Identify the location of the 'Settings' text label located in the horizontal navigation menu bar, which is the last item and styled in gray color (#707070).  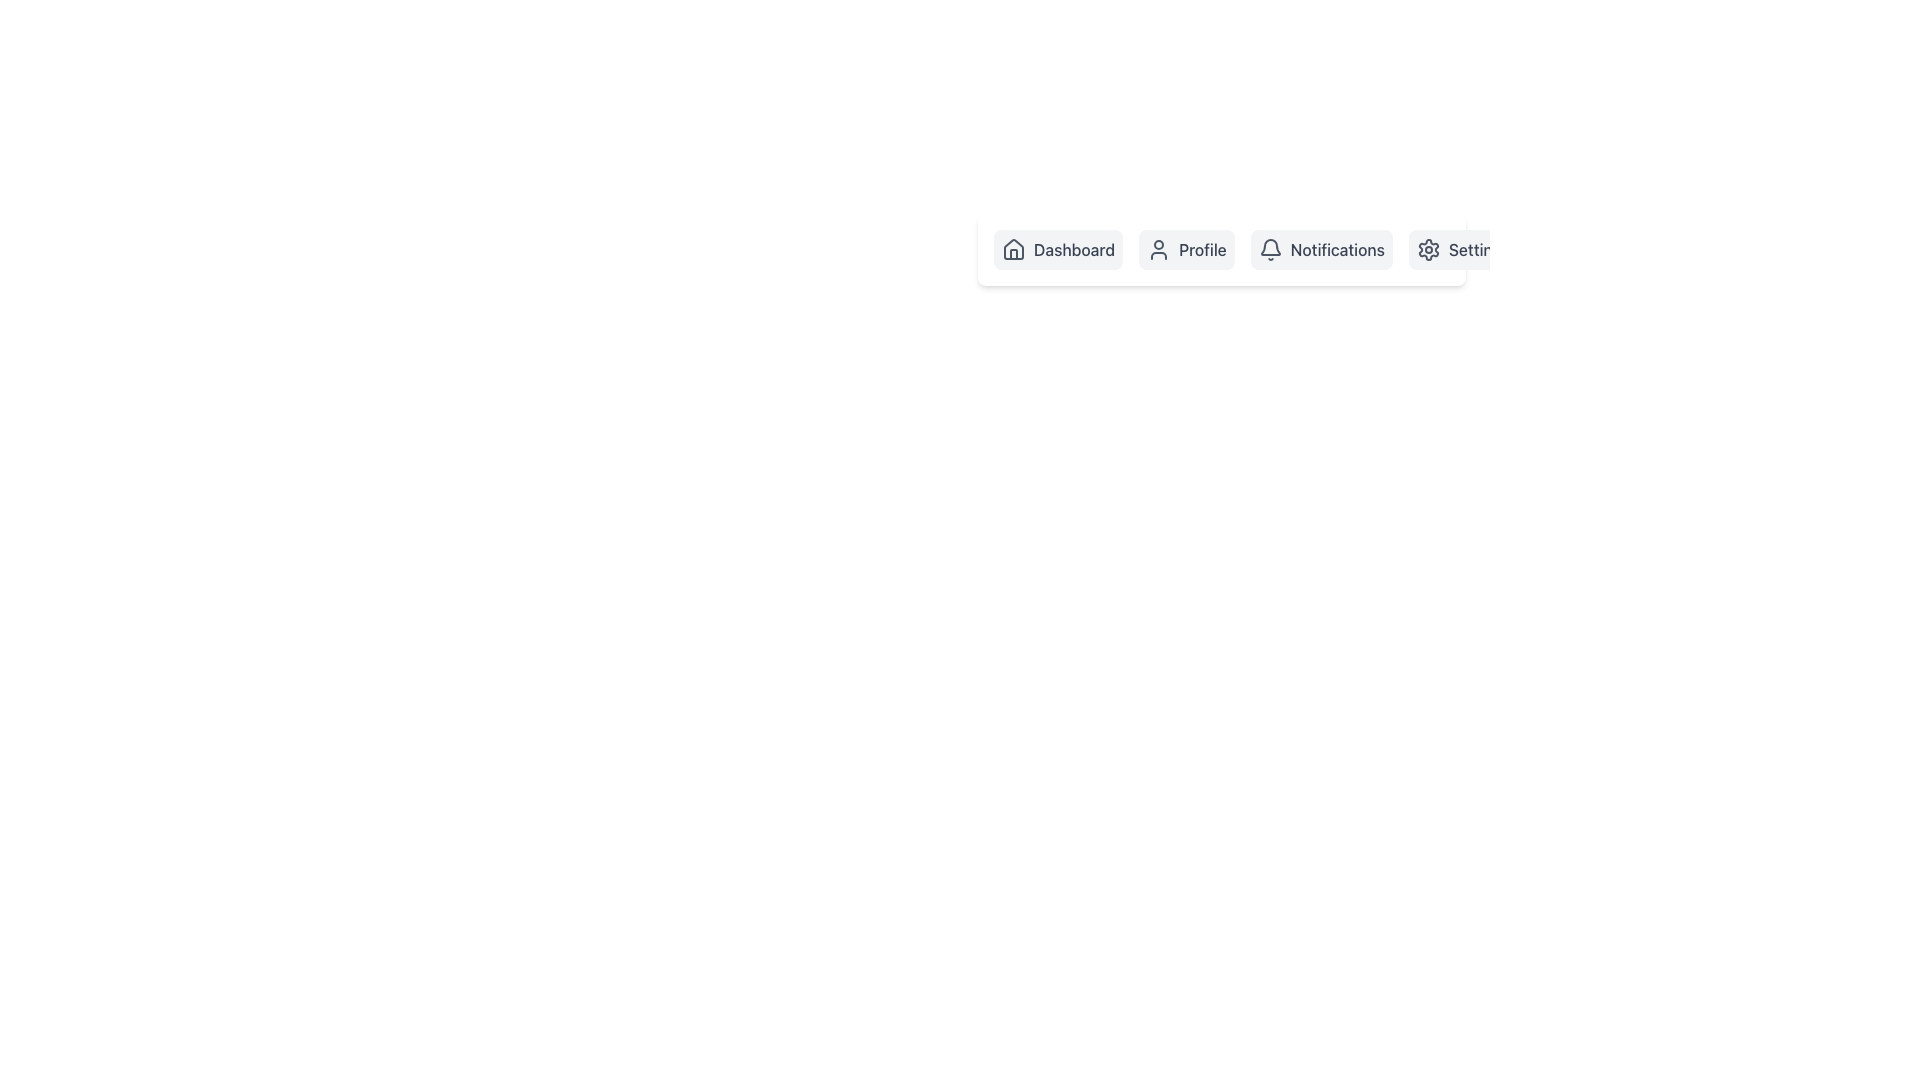
(1479, 249).